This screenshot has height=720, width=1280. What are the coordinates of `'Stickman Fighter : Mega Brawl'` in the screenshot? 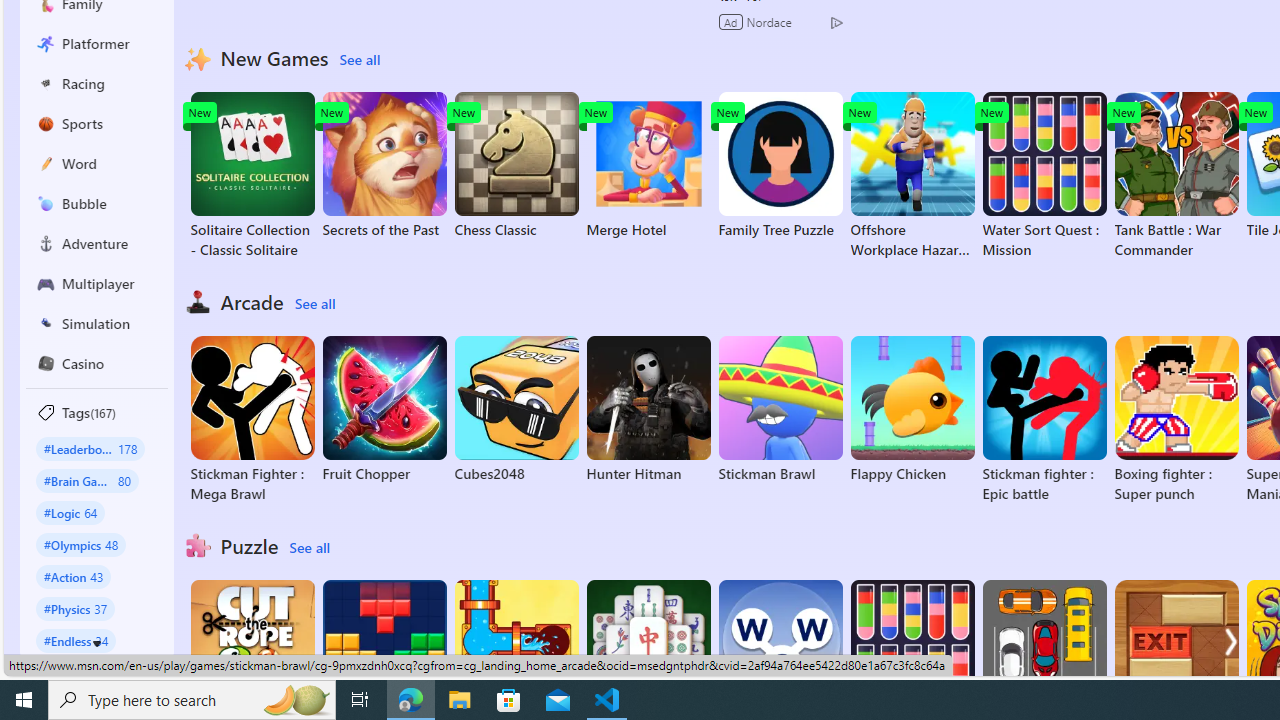 It's located at (251, 419).